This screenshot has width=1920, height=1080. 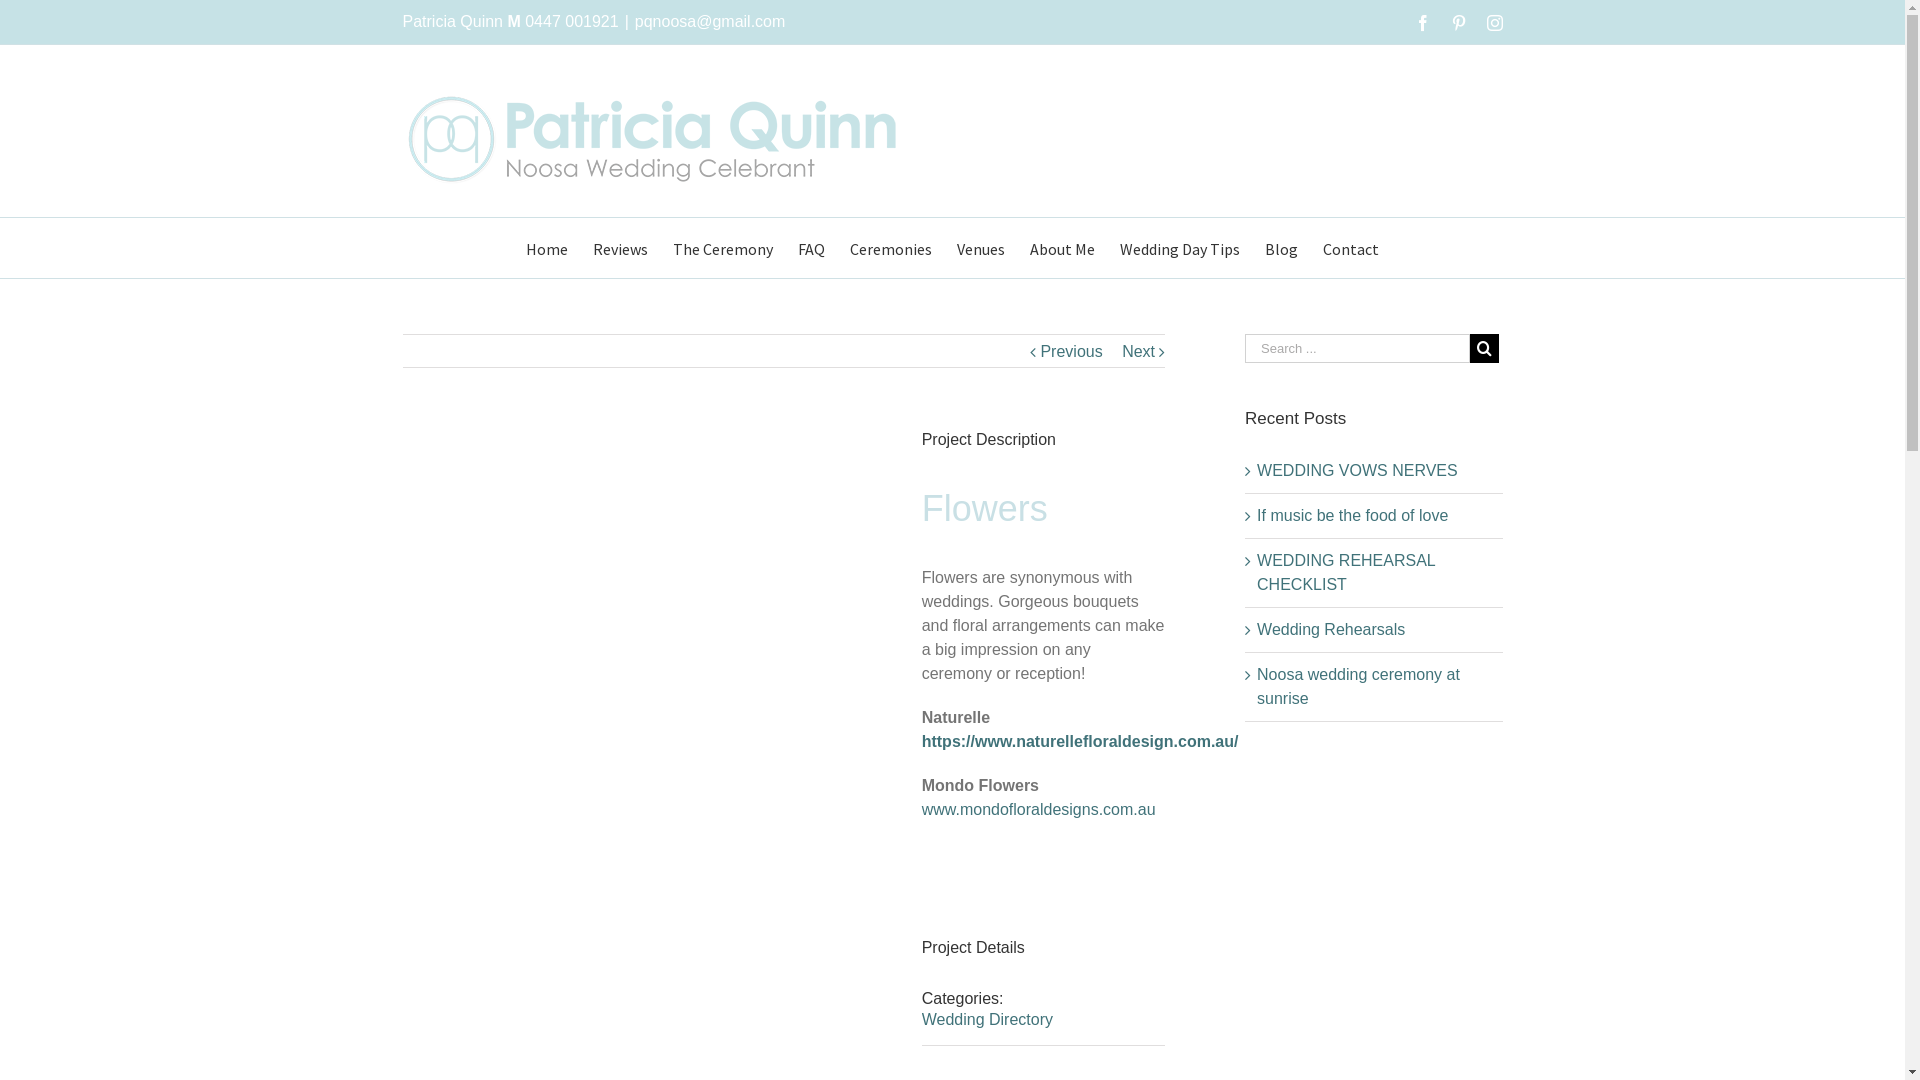 What do you see at coordinates (1038, 808) in the screenshot?
I see `'www.mondofloraldesigns.com.au'` at bounding box center [1038, 808].